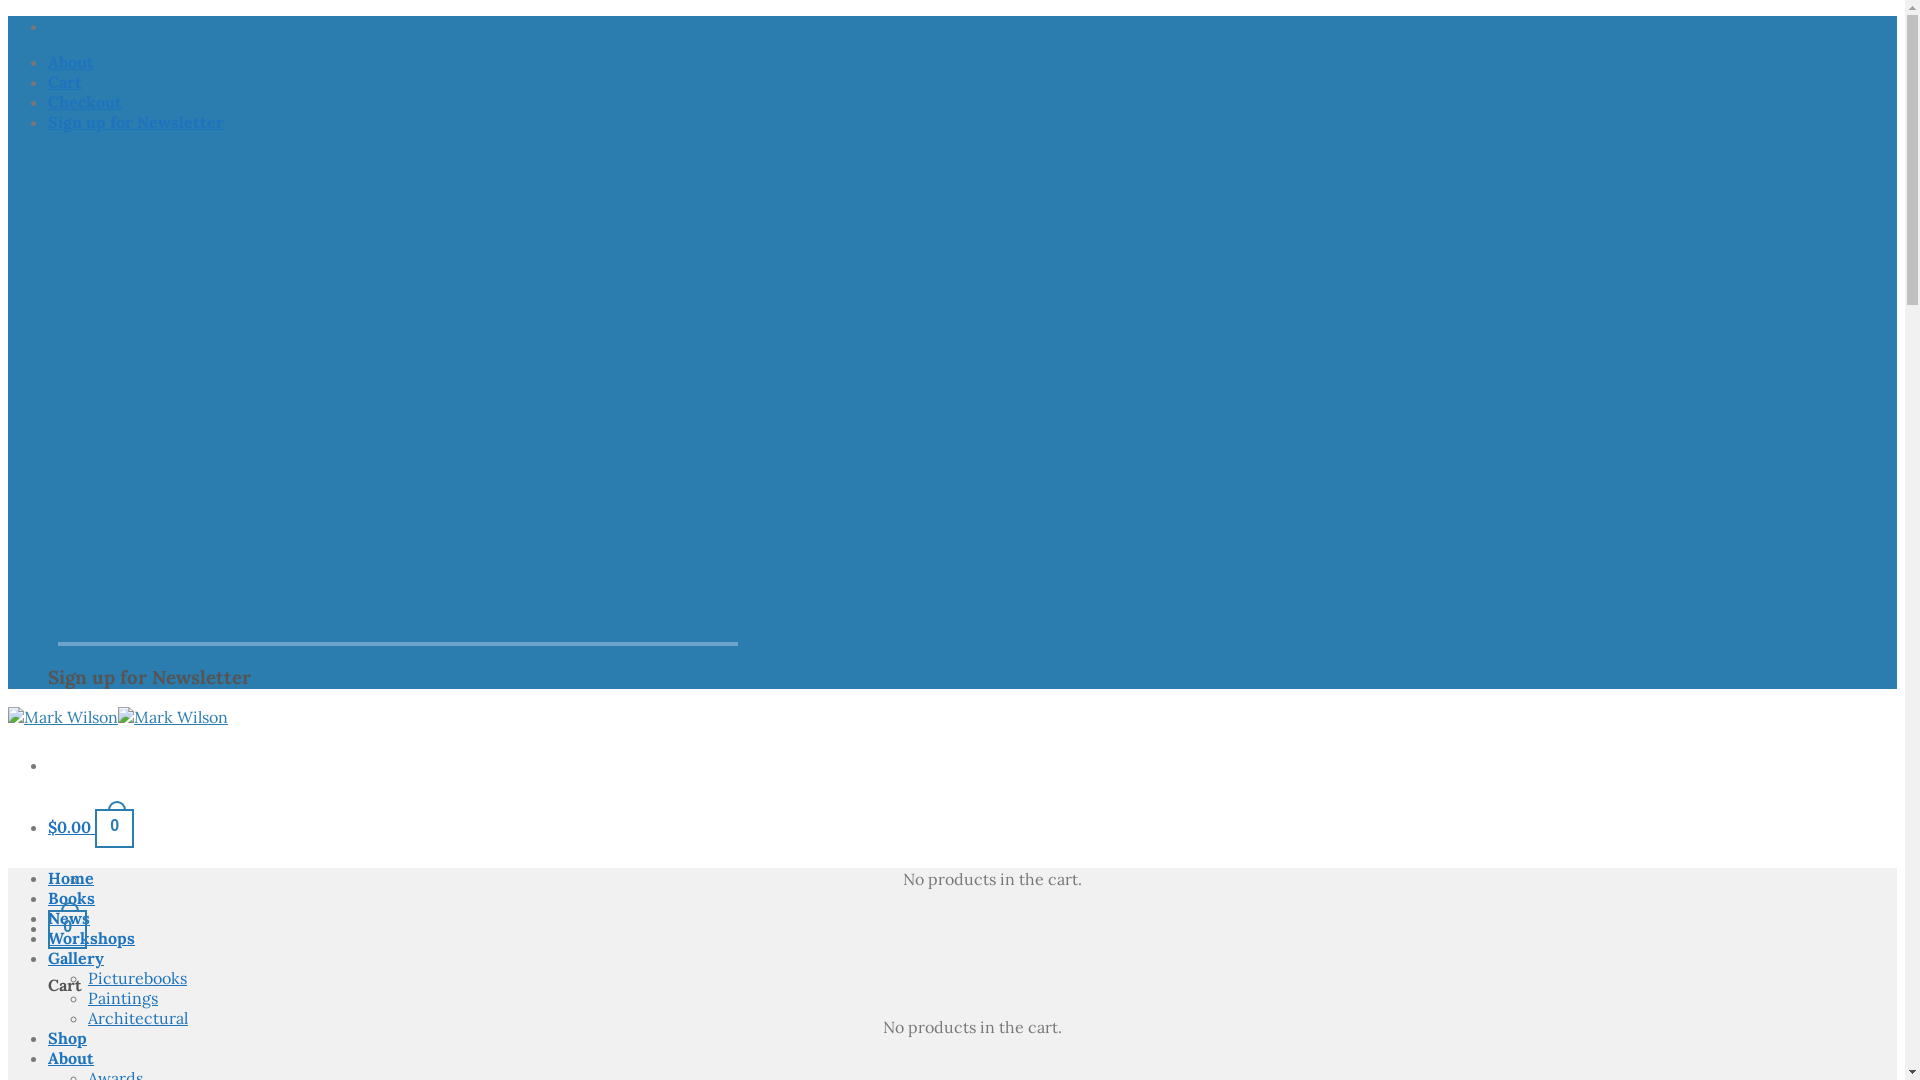  I want to click on 'Picturebooks', so click(136, 977).